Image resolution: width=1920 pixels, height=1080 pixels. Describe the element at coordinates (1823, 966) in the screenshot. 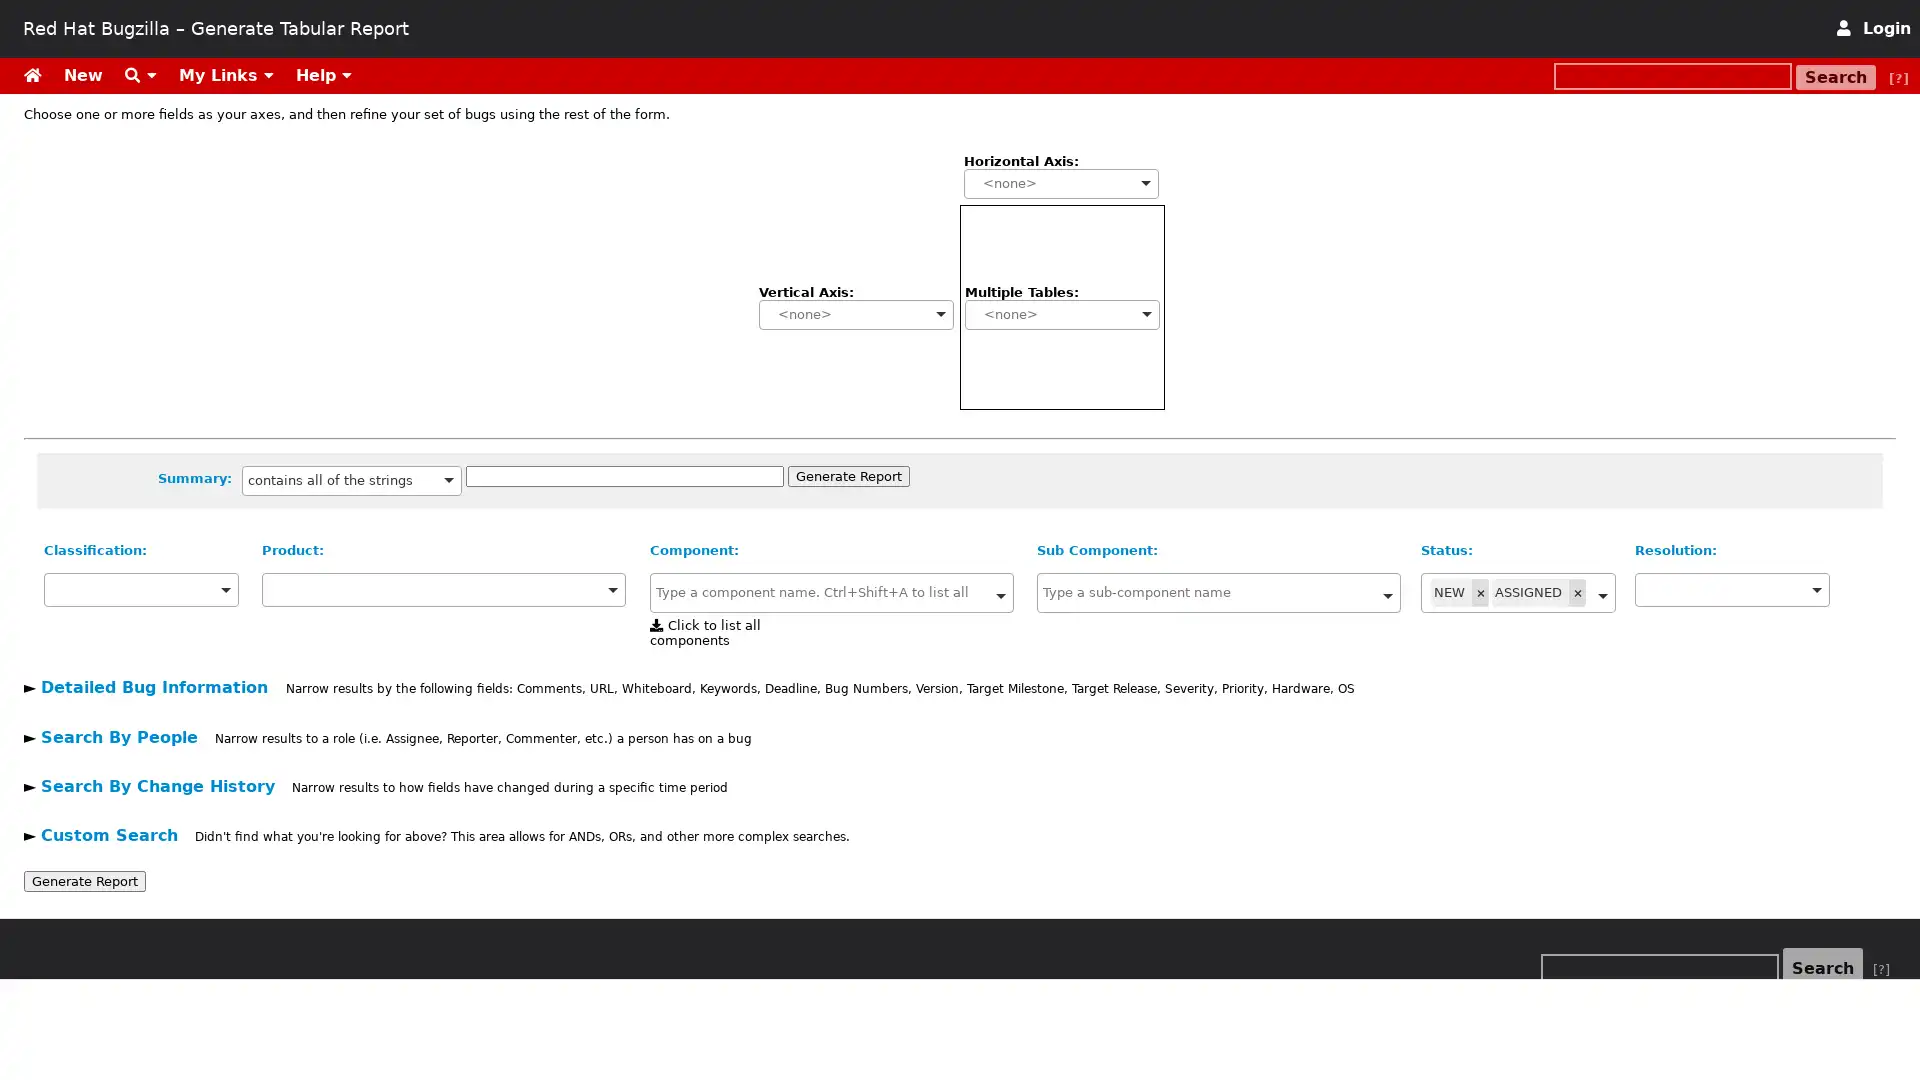

I see `Search` at that location.